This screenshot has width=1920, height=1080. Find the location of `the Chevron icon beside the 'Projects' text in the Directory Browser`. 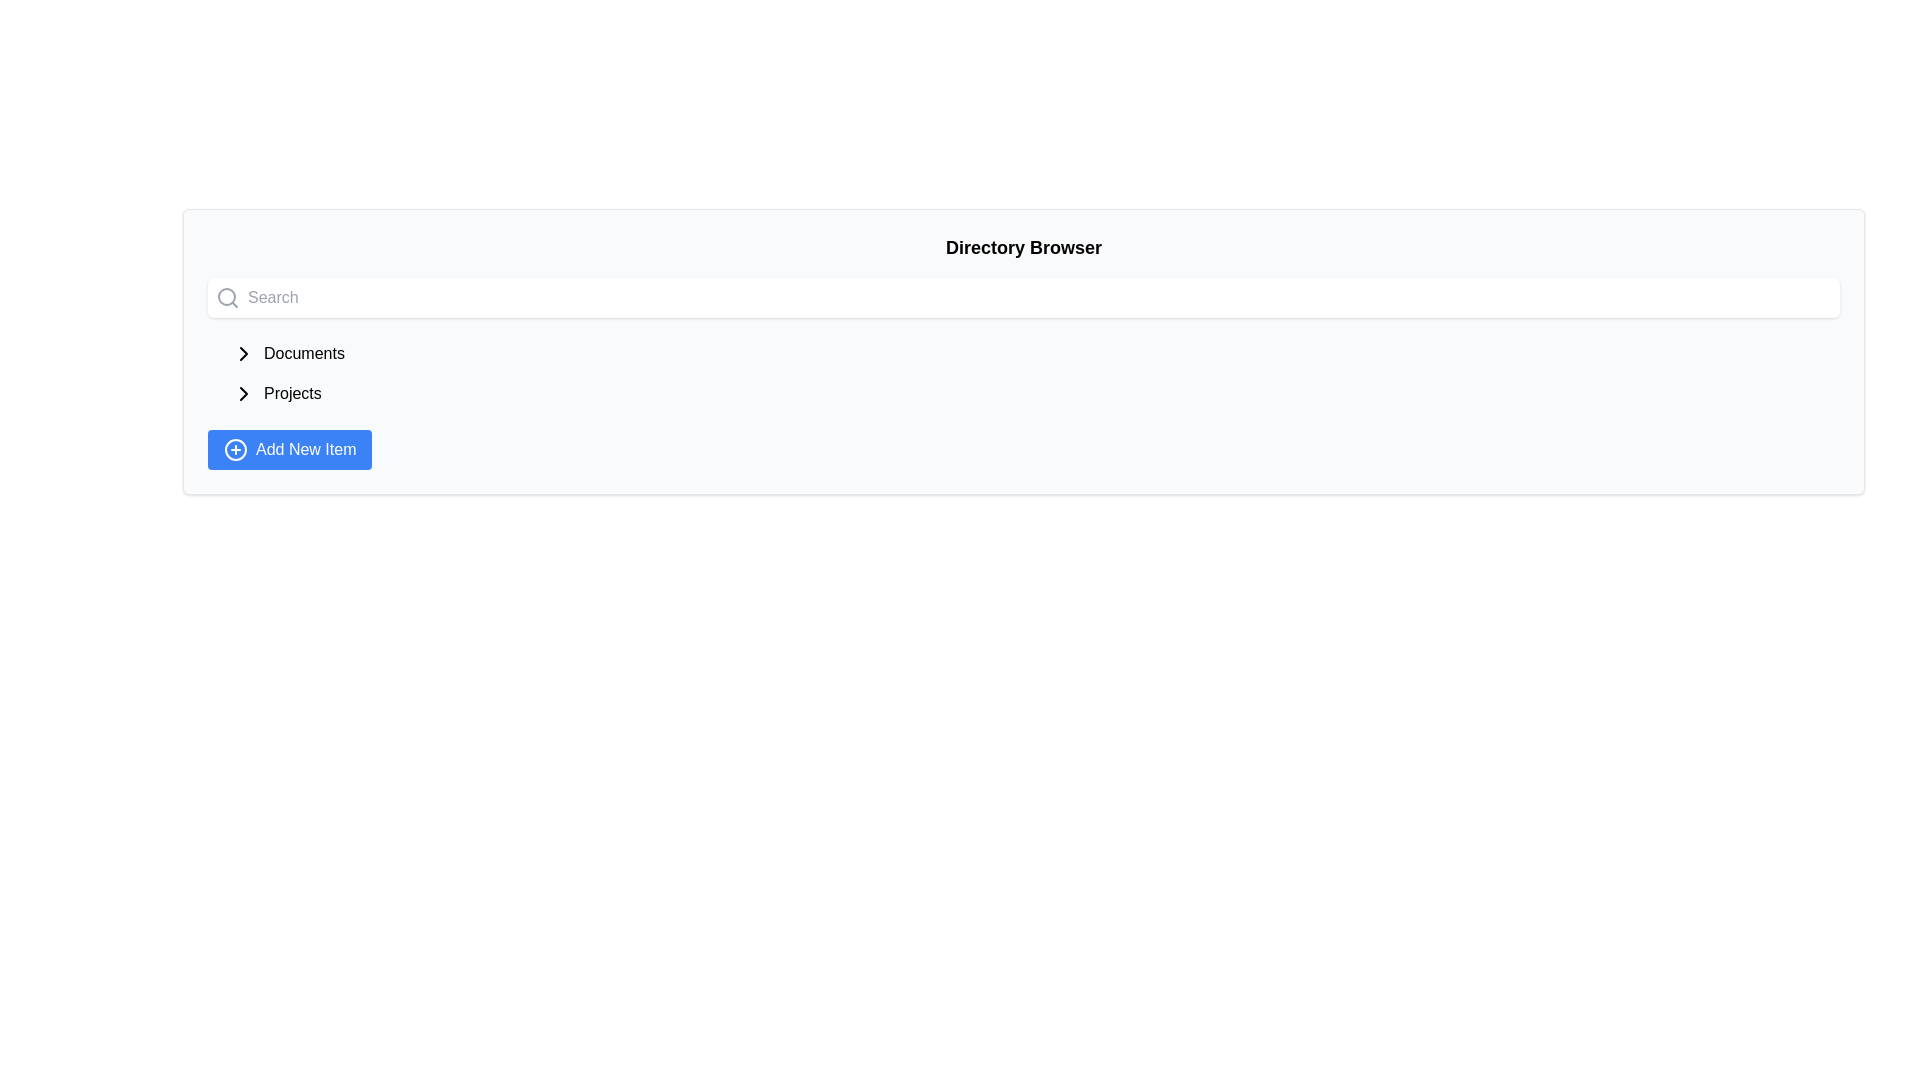

the Chevron icon beside the 'Projects' text in the Directory Browser is located at coordinates (243, 393).